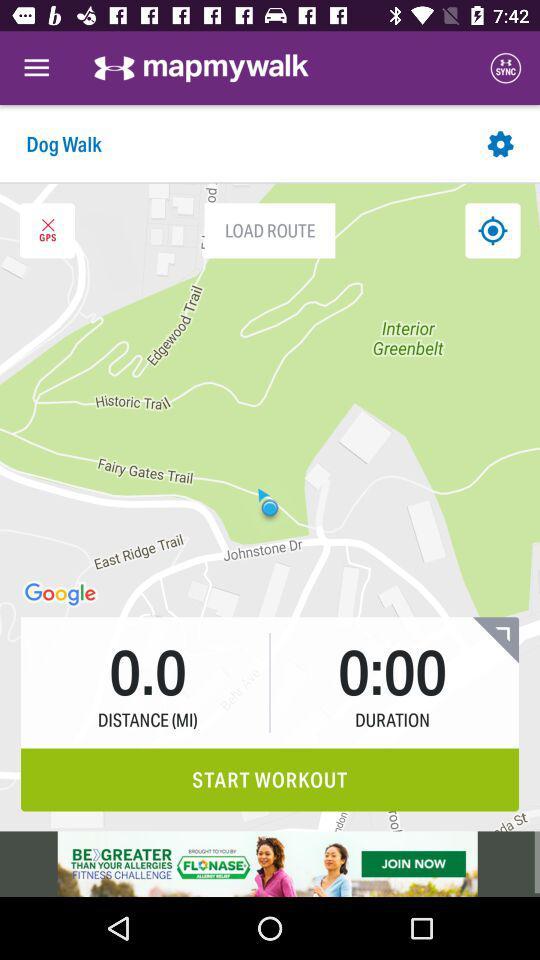  What do you see at coordinates (494, 639) in the screenshot?
I see `expand` at bounding box center [494, 639].